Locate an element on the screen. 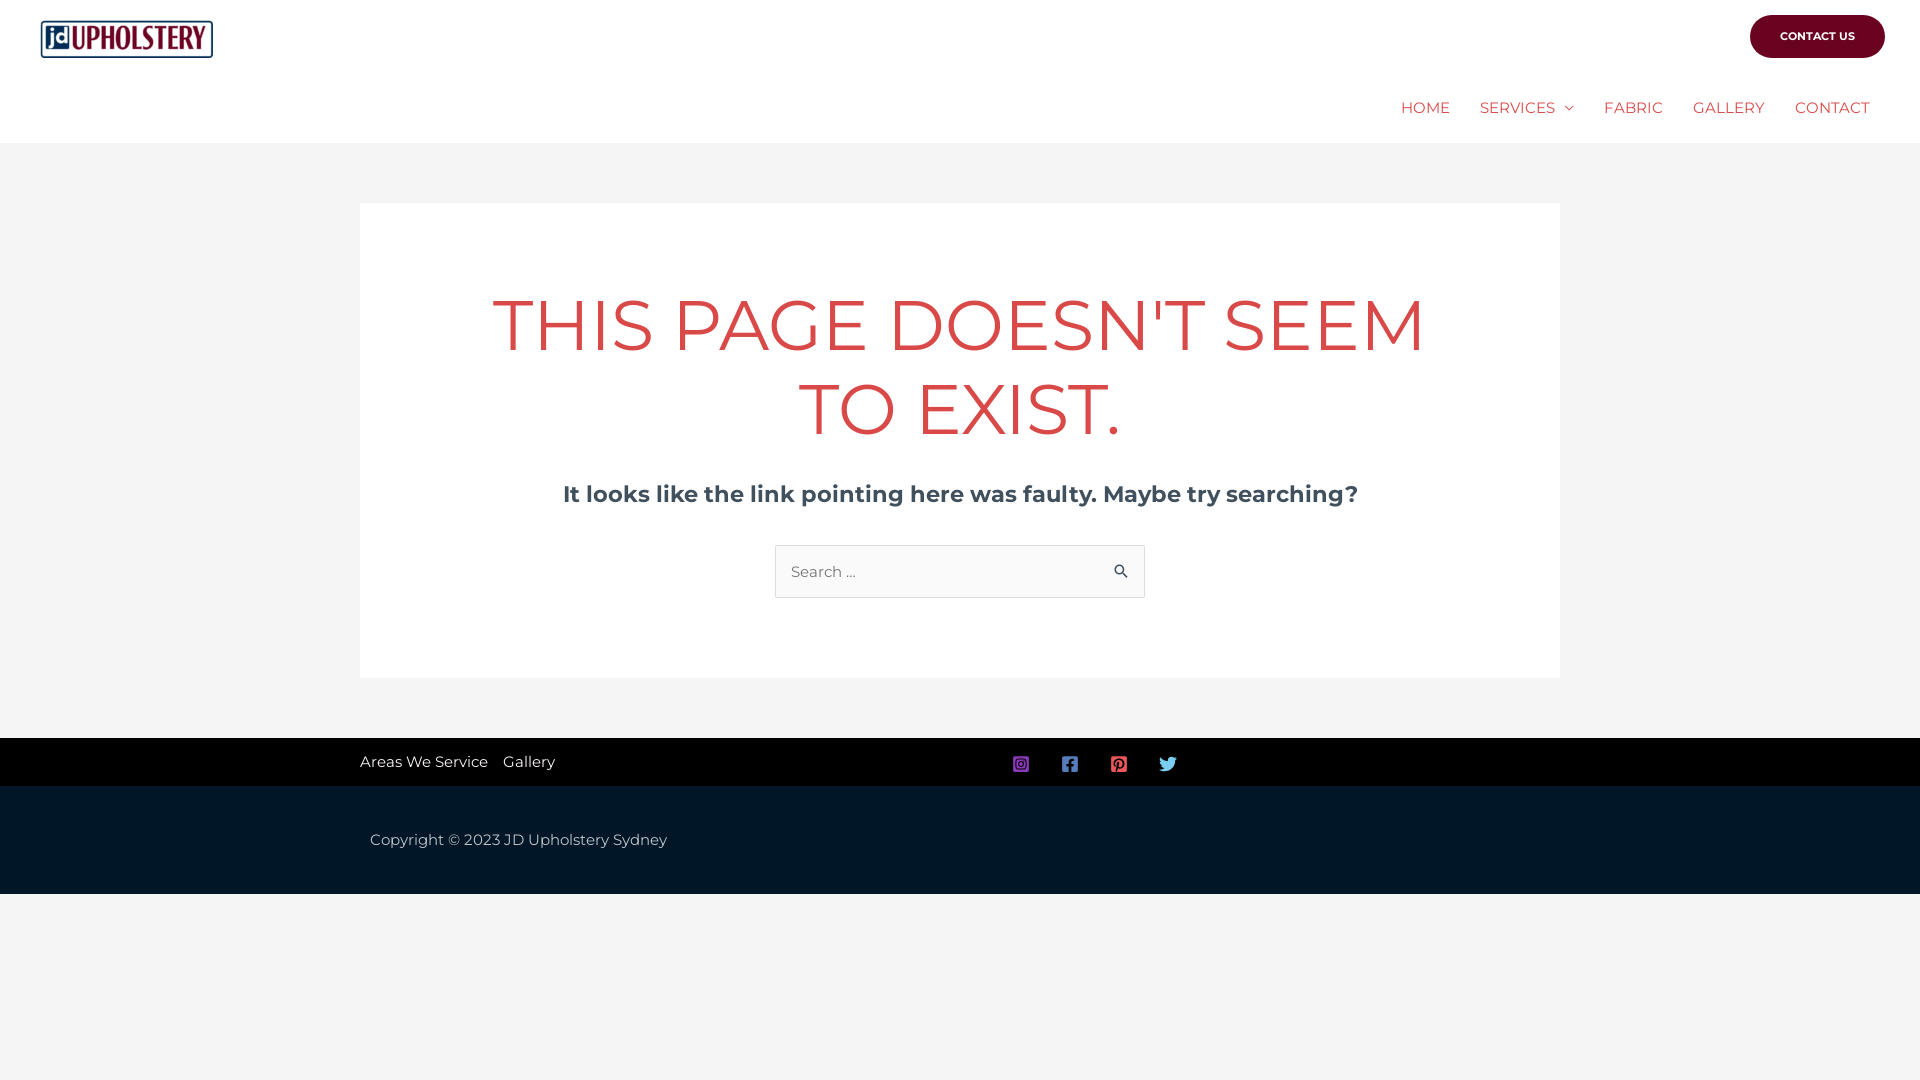 This screenshot has height=1080, width=1920. 'CONTACT' is located at coordinates (1832, 108).